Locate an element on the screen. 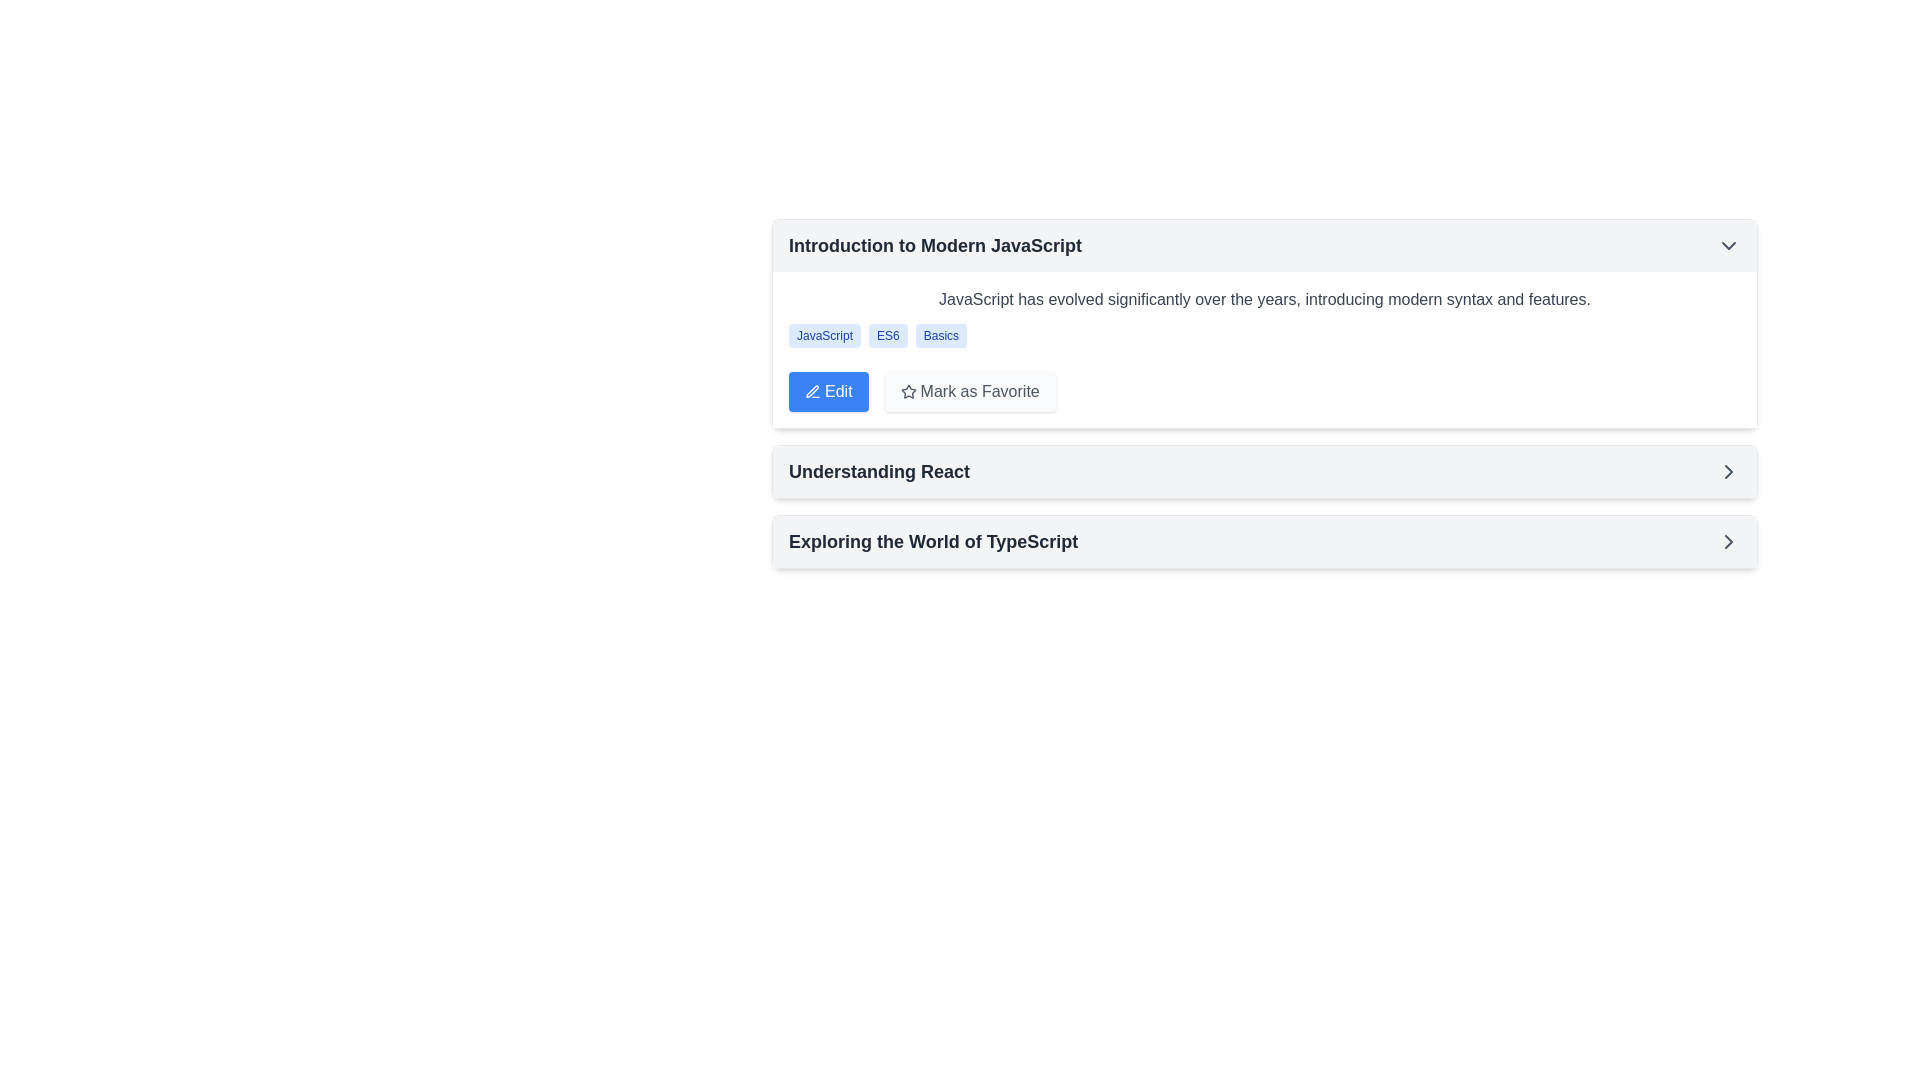 This screenshot has height=1080, width=1920. the Chevron-Down icon in the header bar for the 'Introduction to Modern JavaScript' course is located at coordinates (1727, 245).